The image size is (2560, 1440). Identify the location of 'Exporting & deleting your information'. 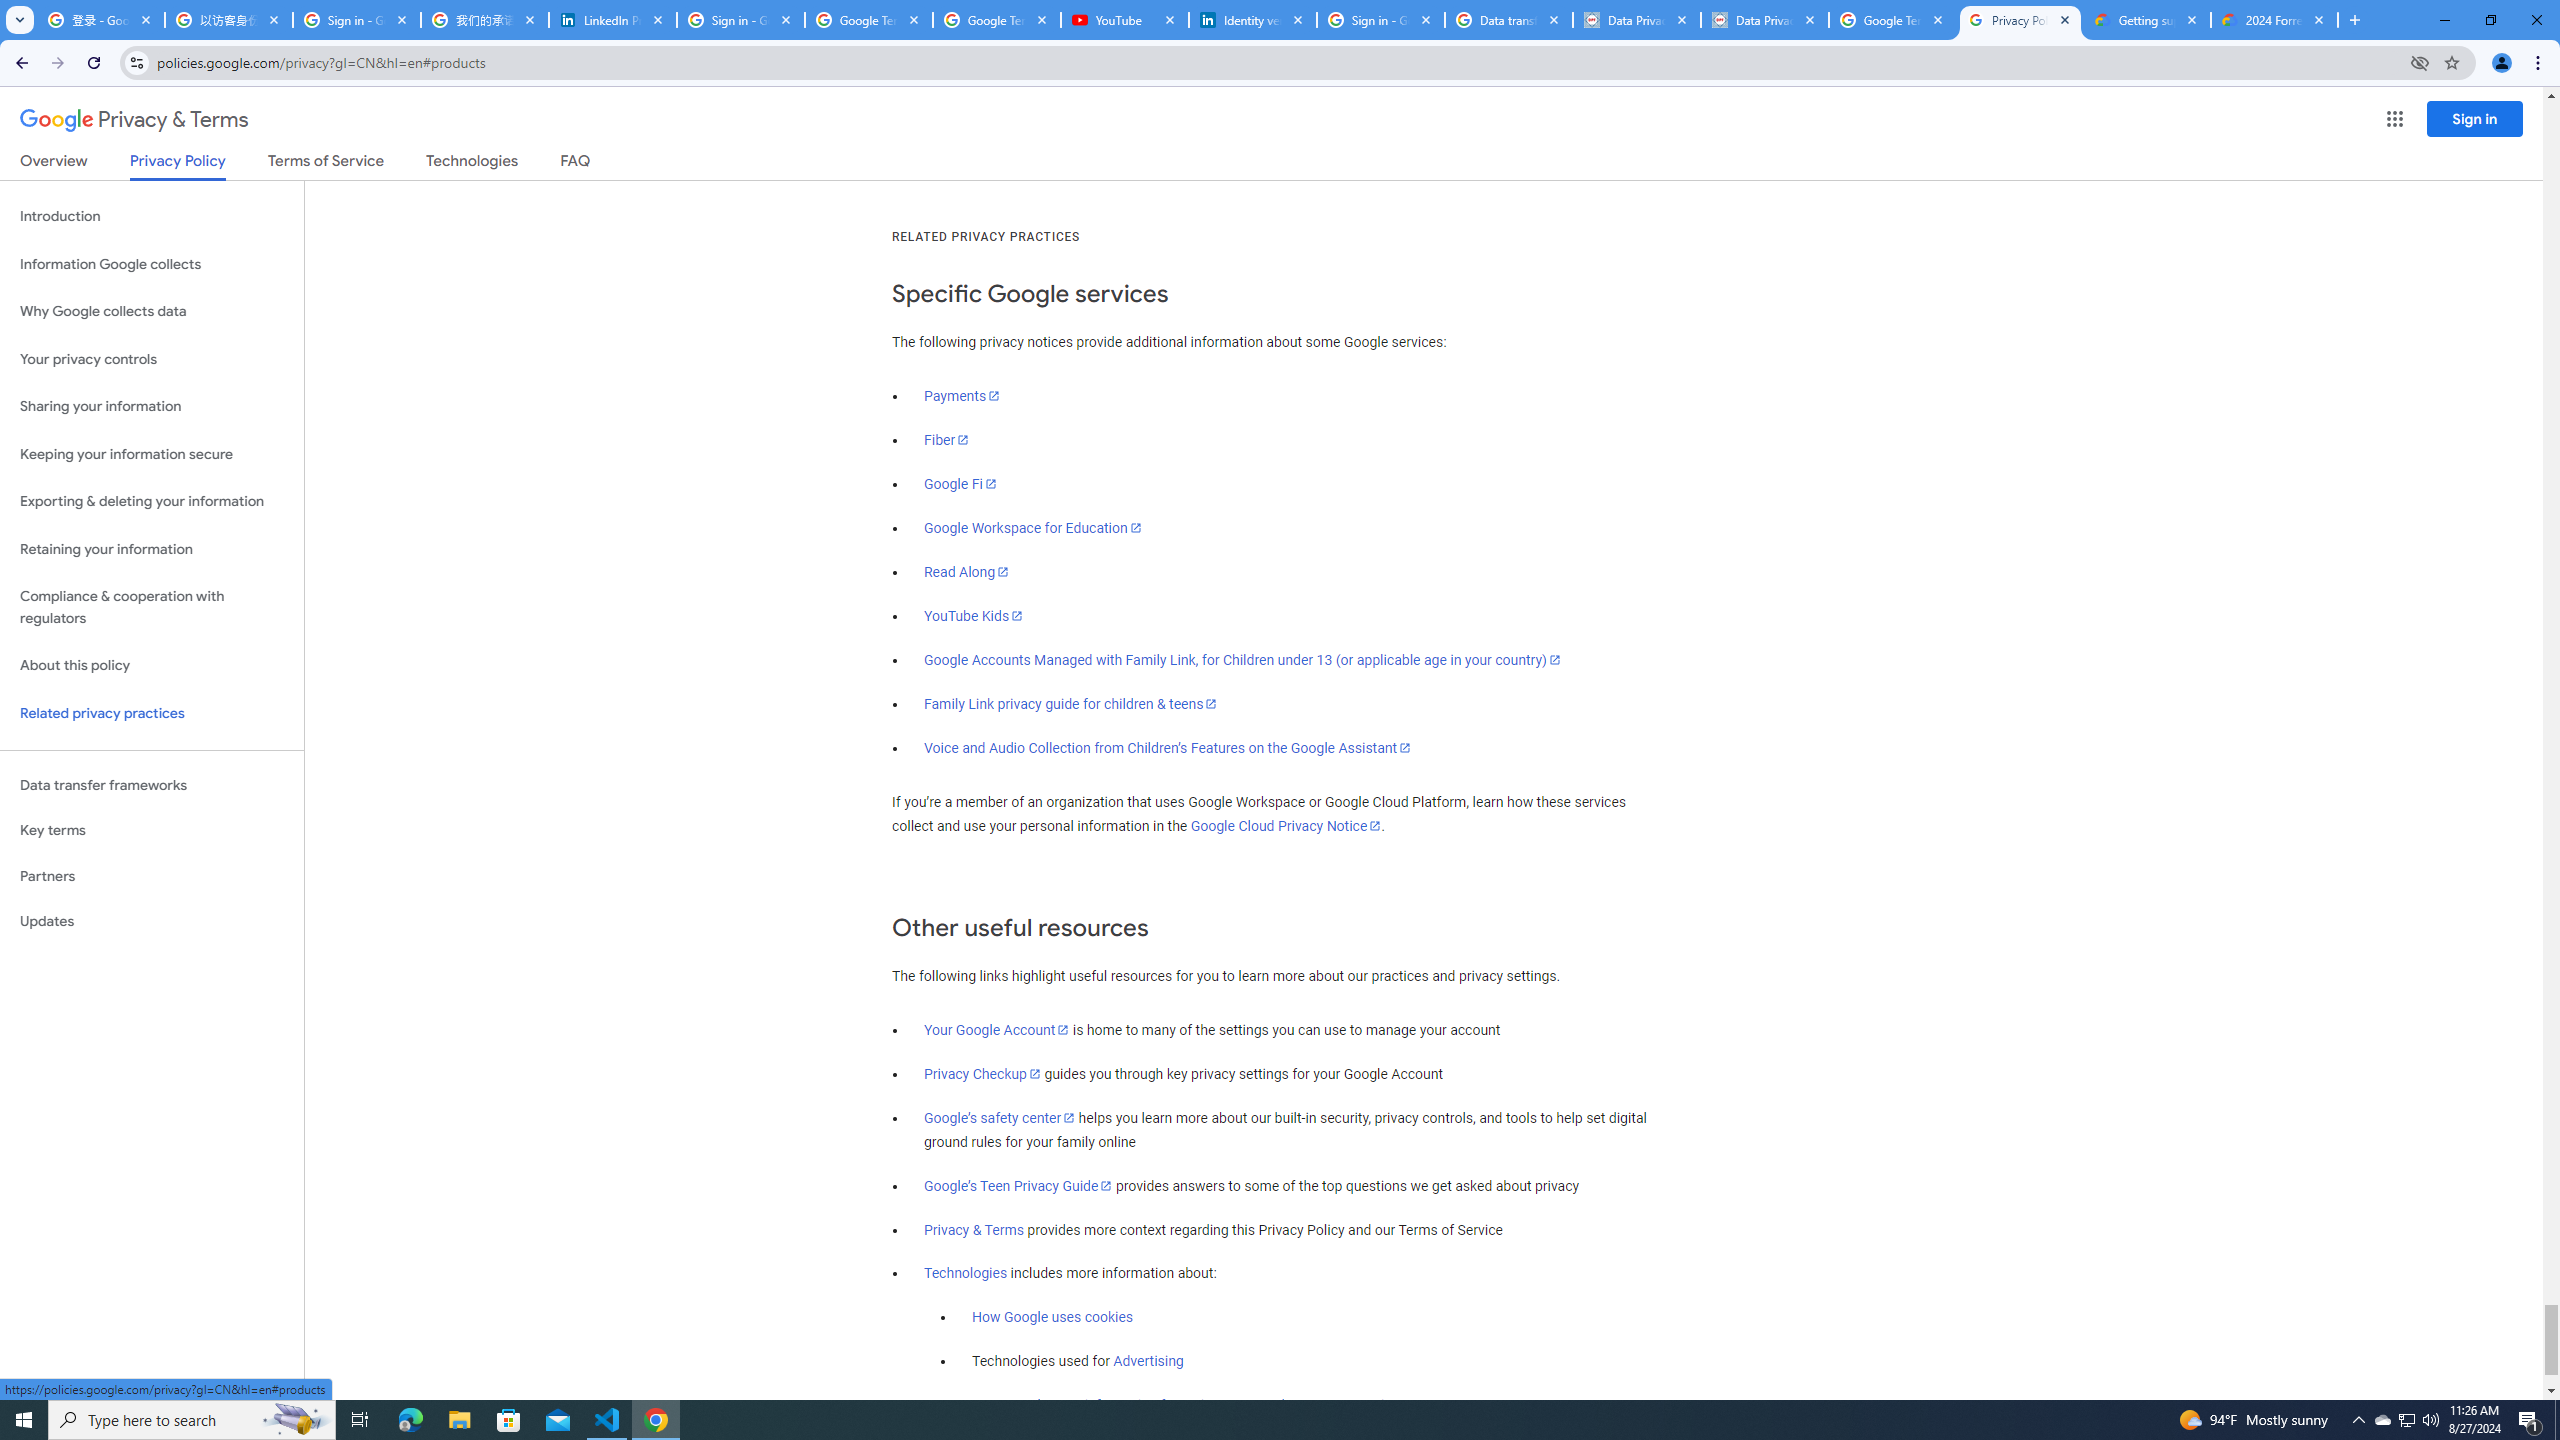
(151, 501).